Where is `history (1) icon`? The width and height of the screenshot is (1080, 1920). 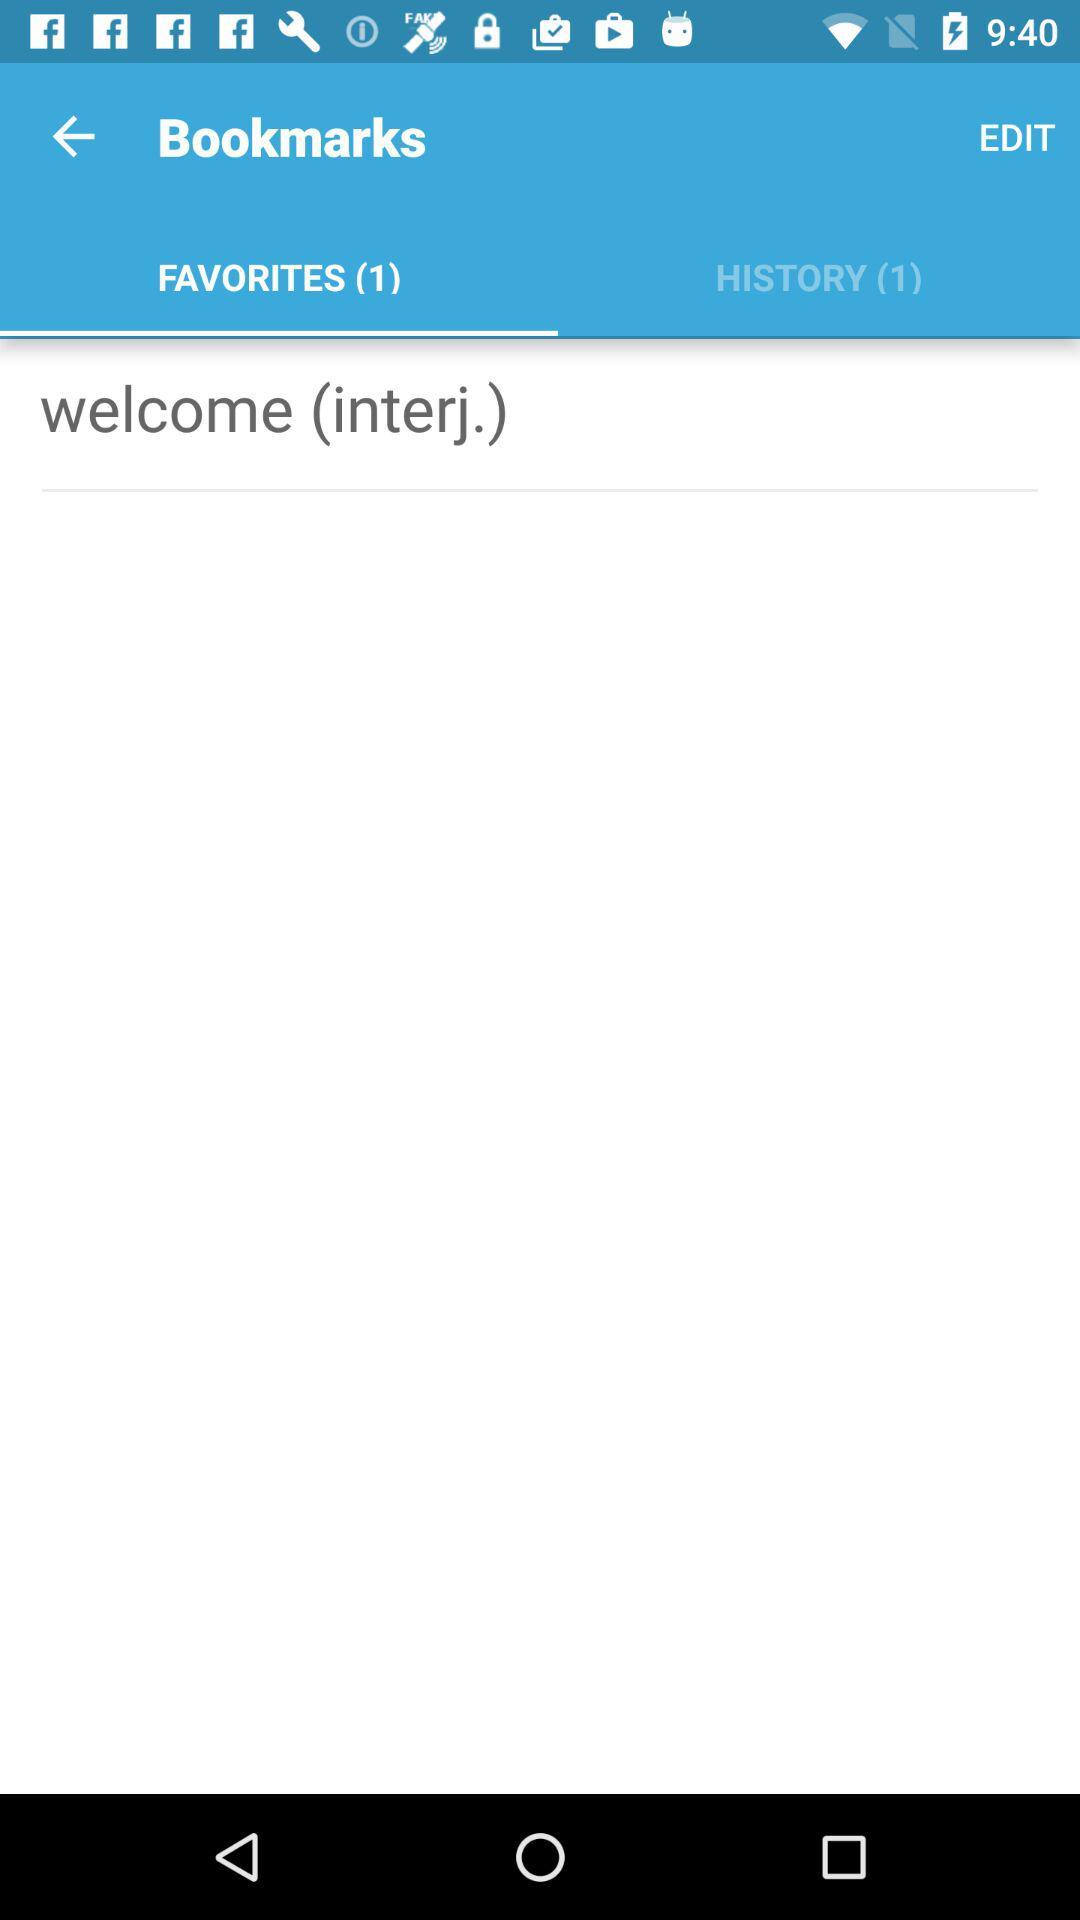
history (1) icon is located at coordinates (818, 272).